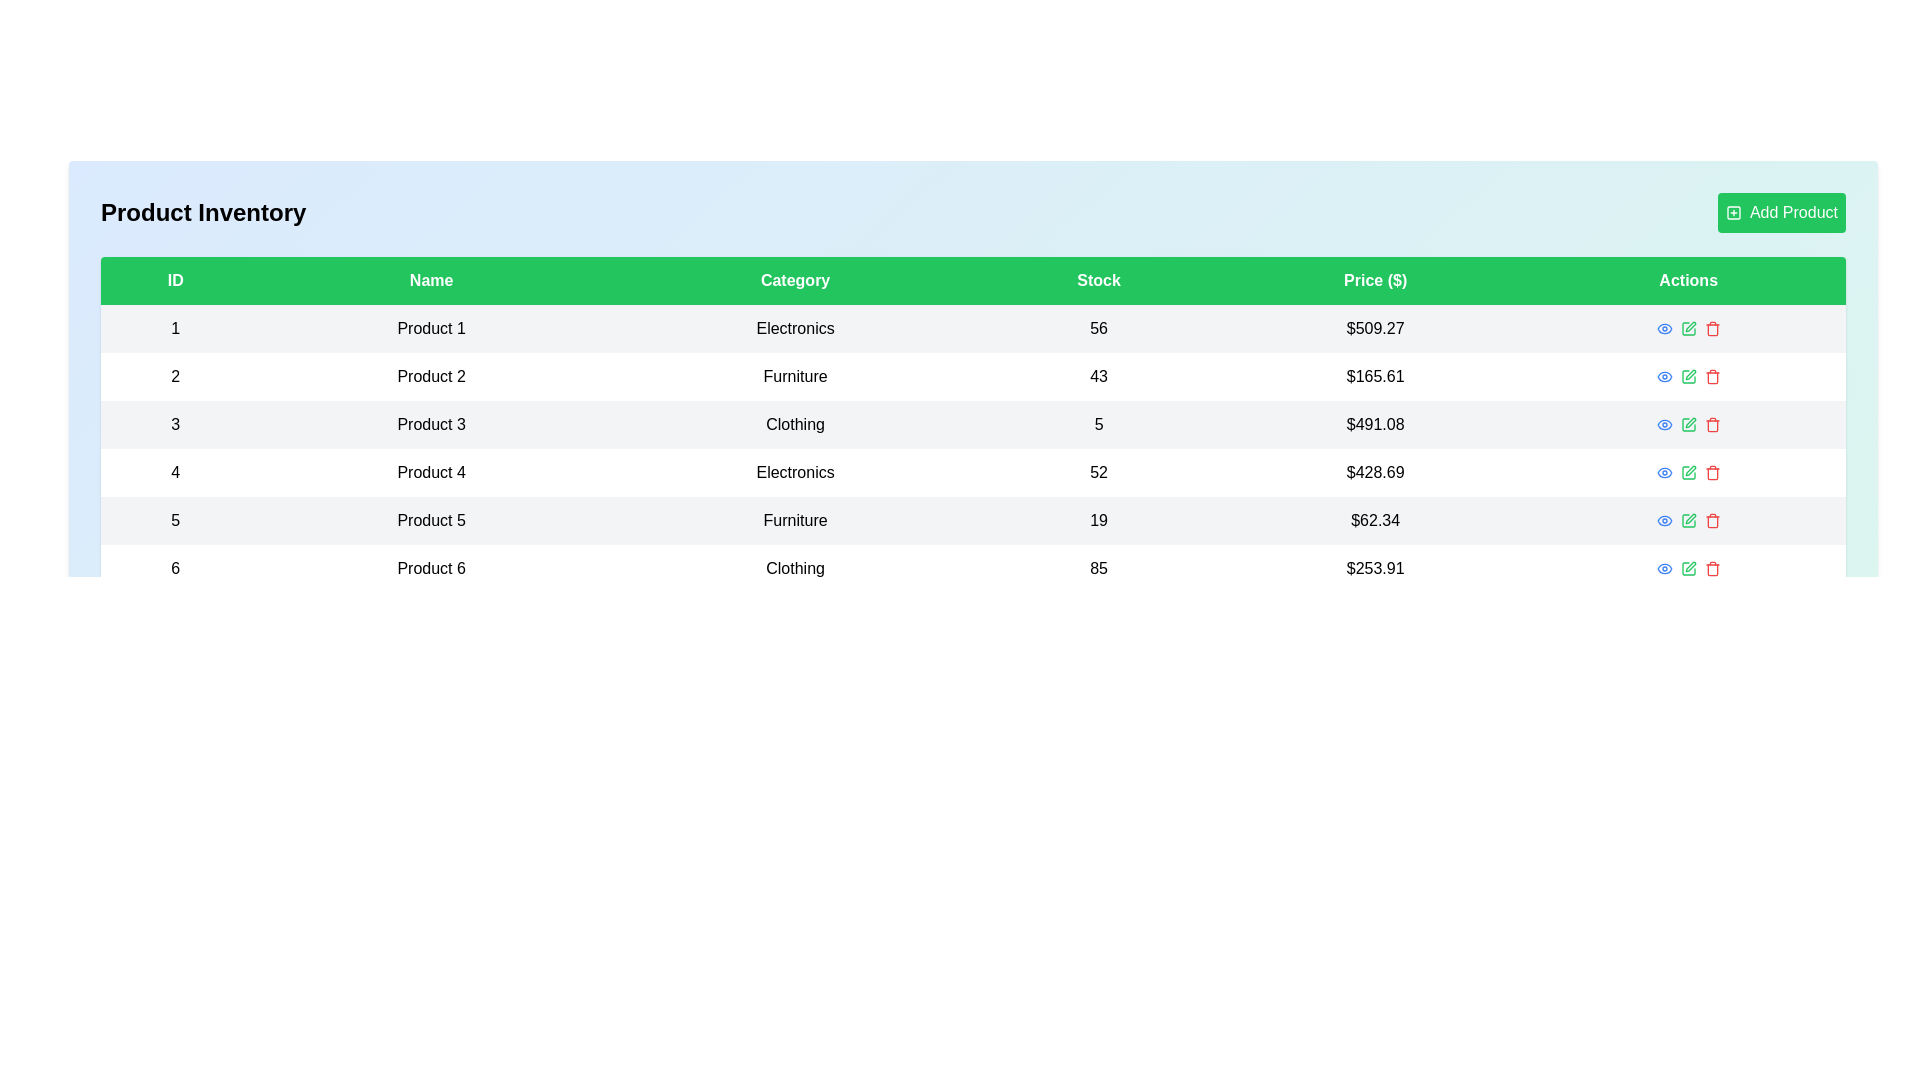 This screenshot has height=1080, width=1920. I want to click on the column header to sort the table by Price, so click(1374, 281).